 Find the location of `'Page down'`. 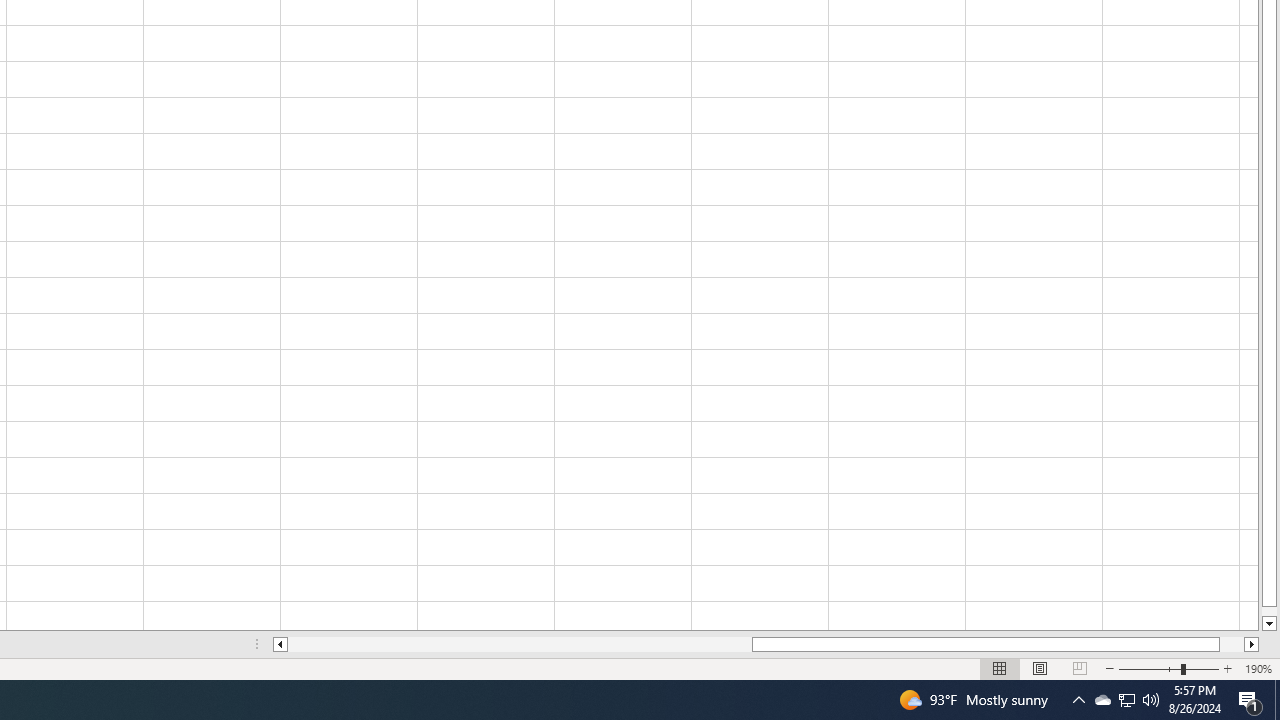

'Page down' is located at coordinates (1268, 610).